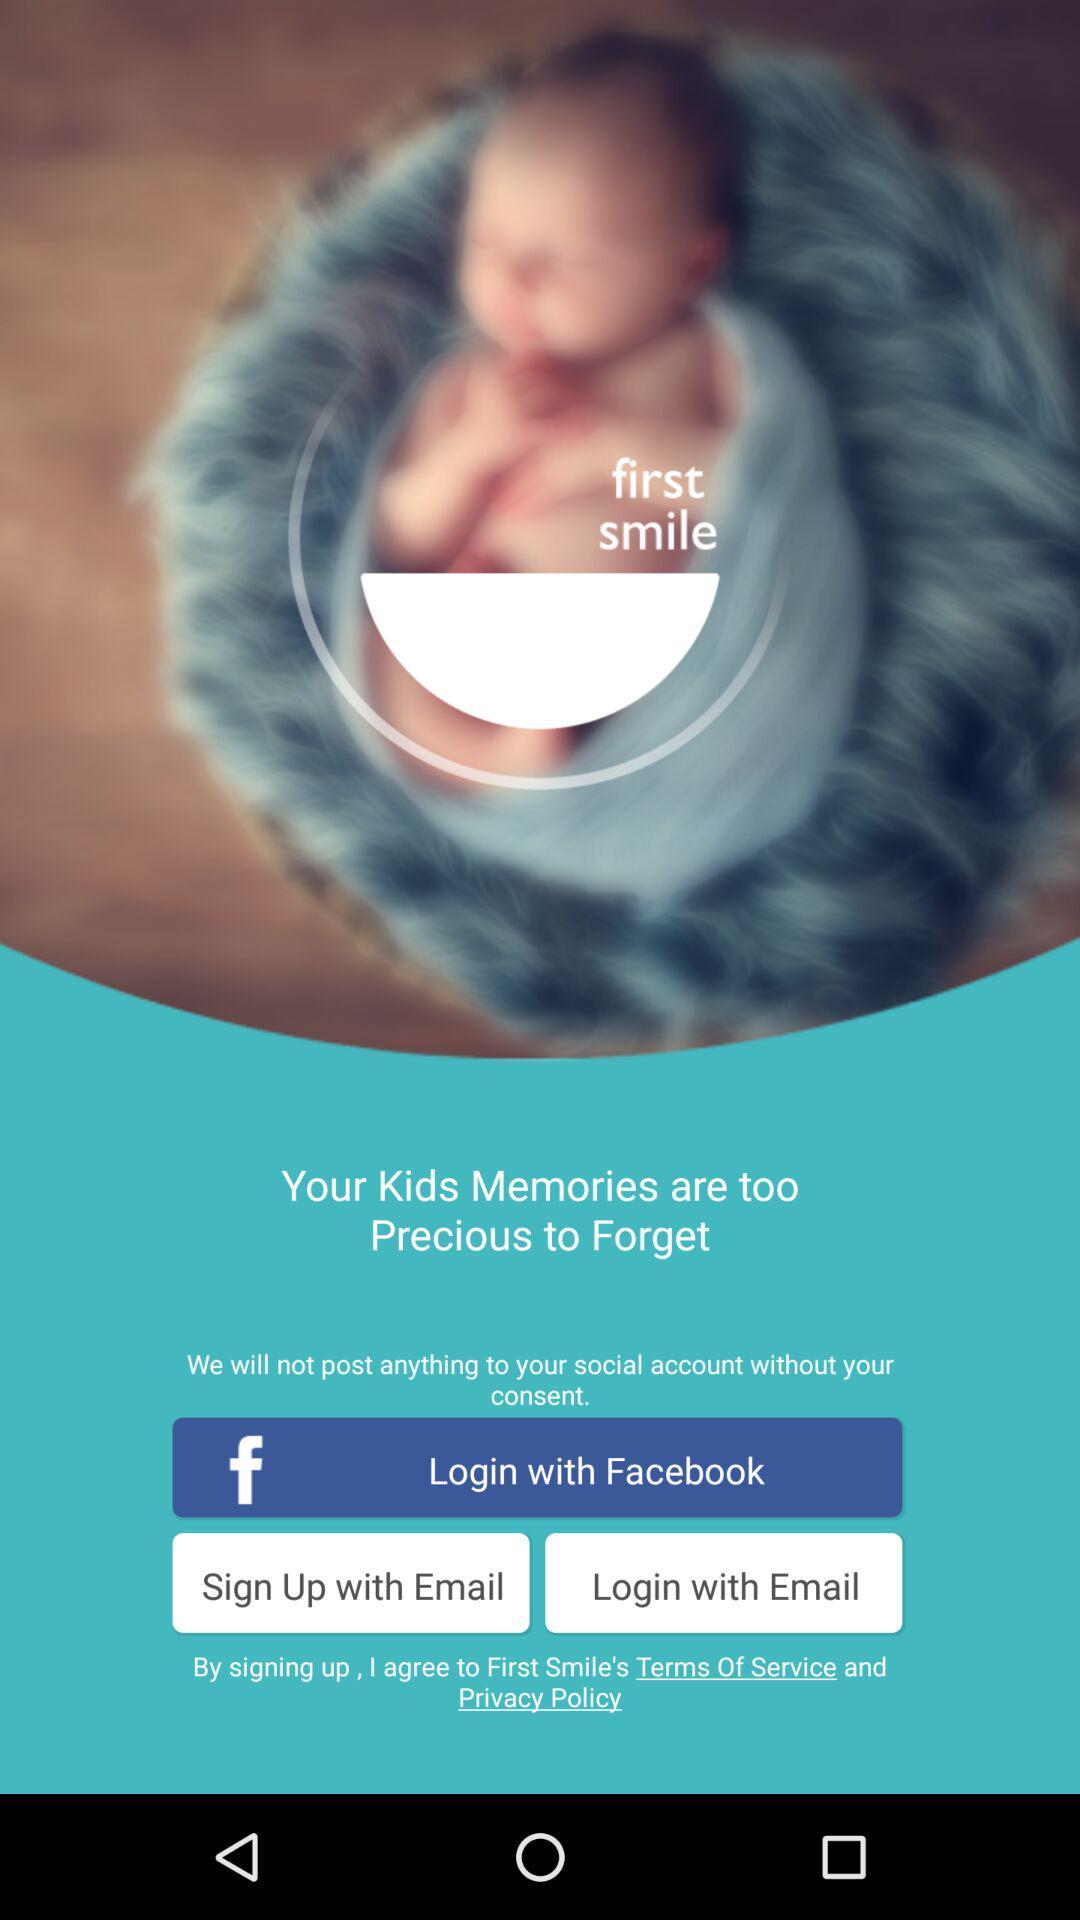 The width and height of the screenshot is (1080, 1920). What do you see at coordinates (540, 1680) in the screenshot?
I see `by signing up icon` at bounding box center [540, 1680].